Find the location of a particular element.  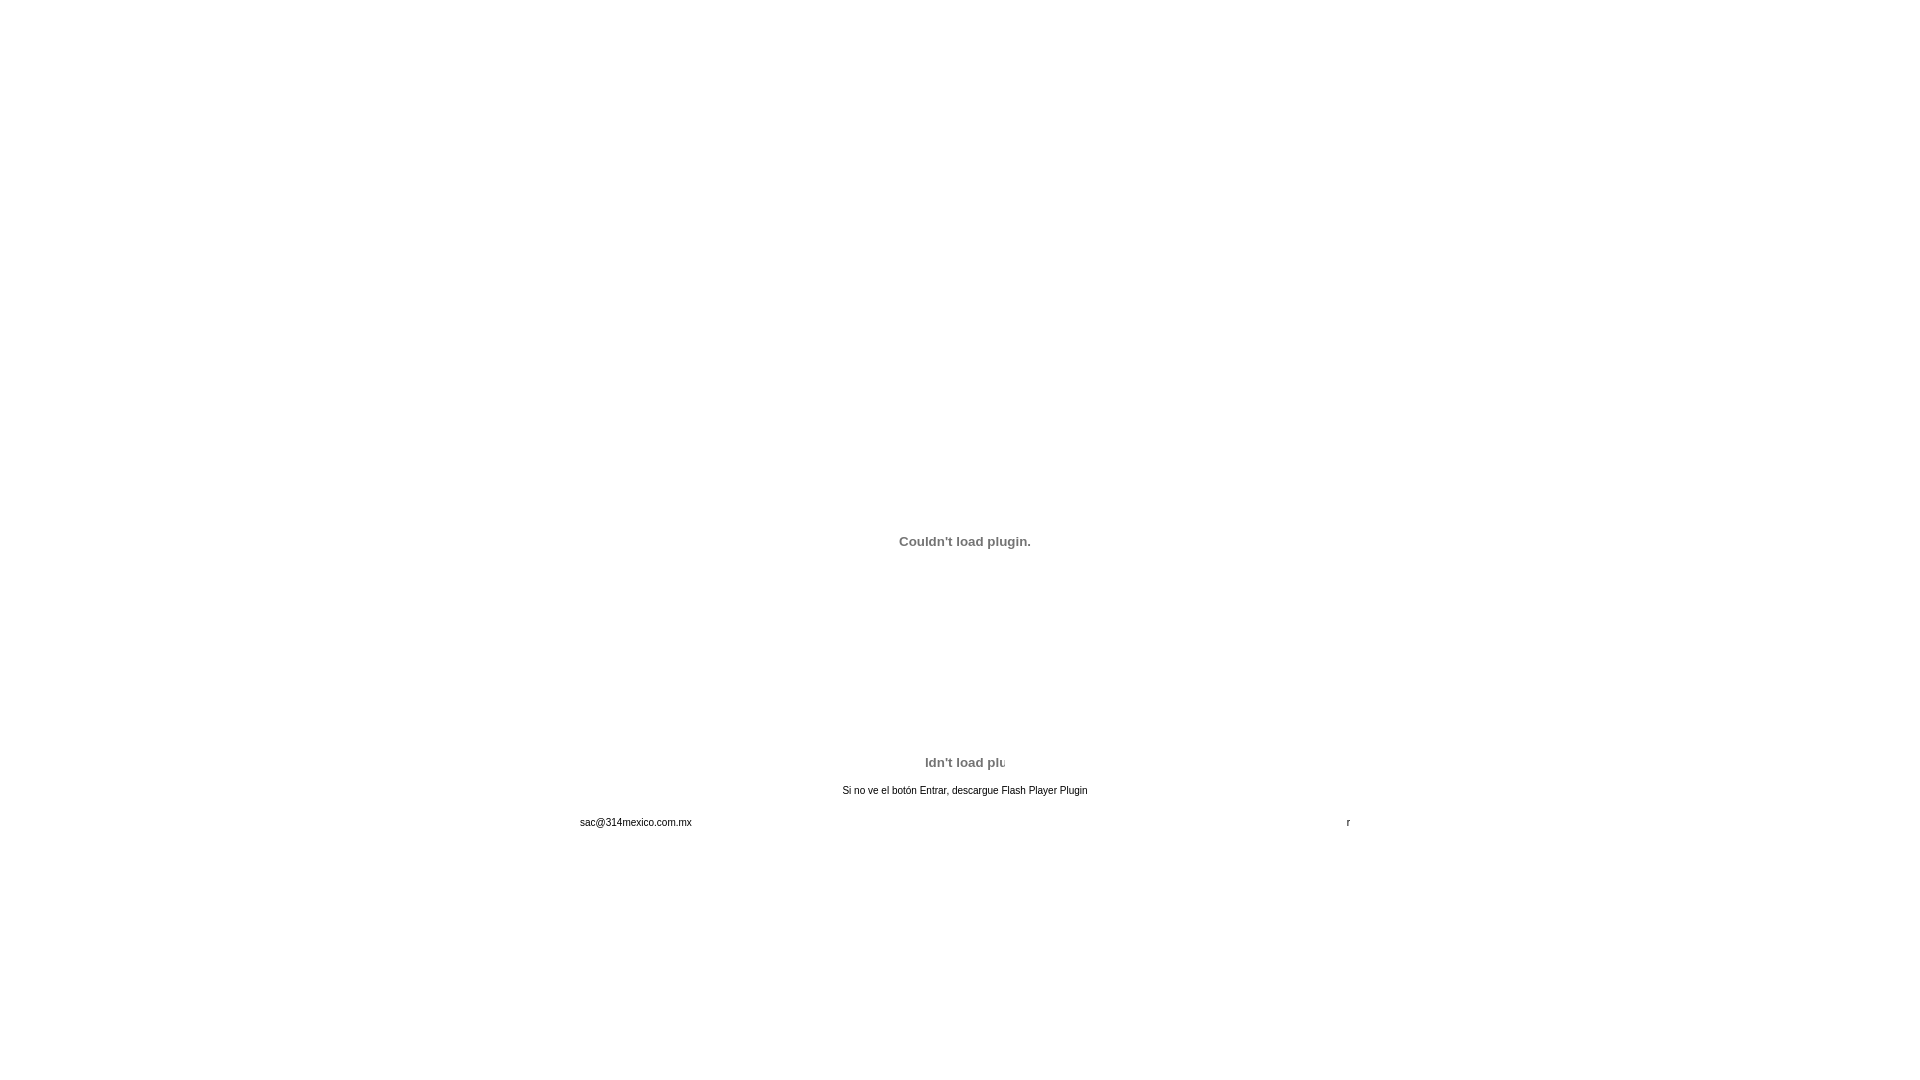

'sac@314mexico.com.mx' is located at coordinates (634, 822).